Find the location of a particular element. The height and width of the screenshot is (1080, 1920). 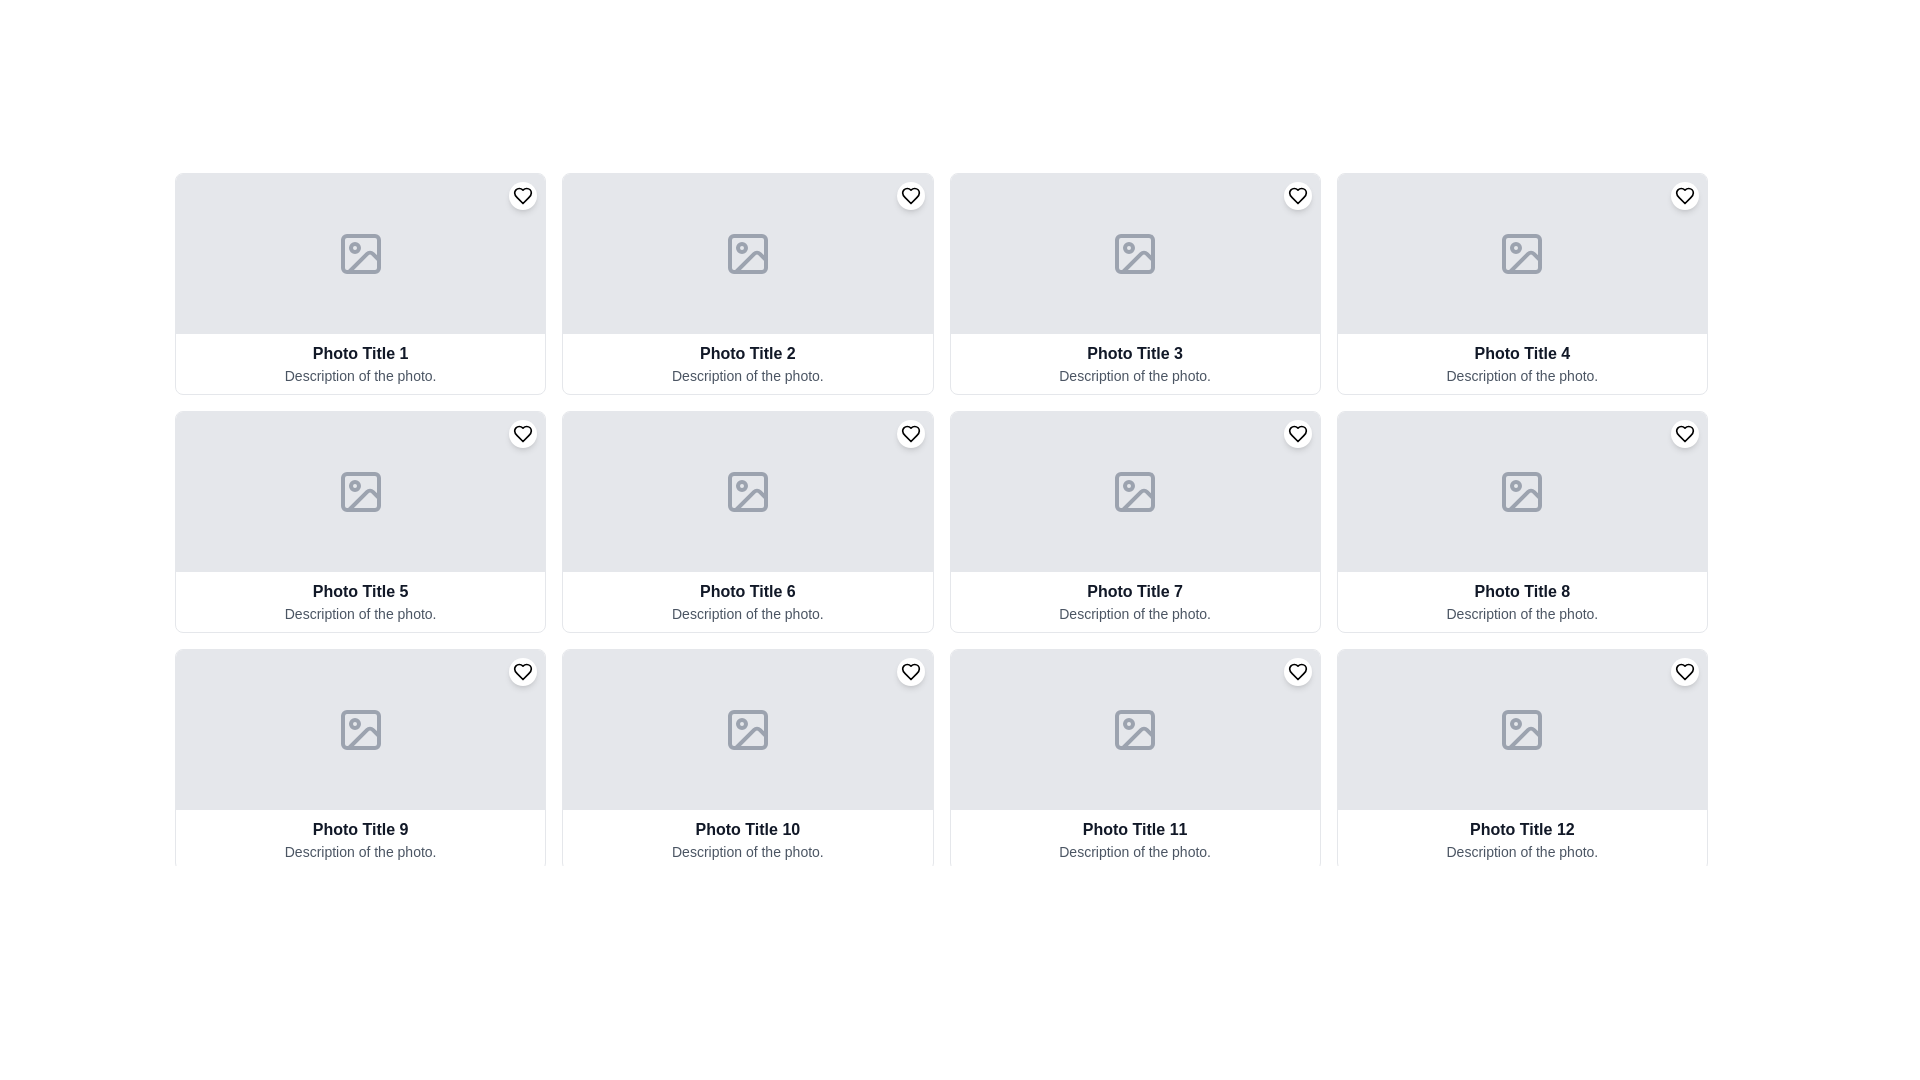

the visual placeholder icon for an image located in the fifth image slot of a 4x3 grid layout, labeled 'Photo Title 5' is located at coordinates (360, 492).